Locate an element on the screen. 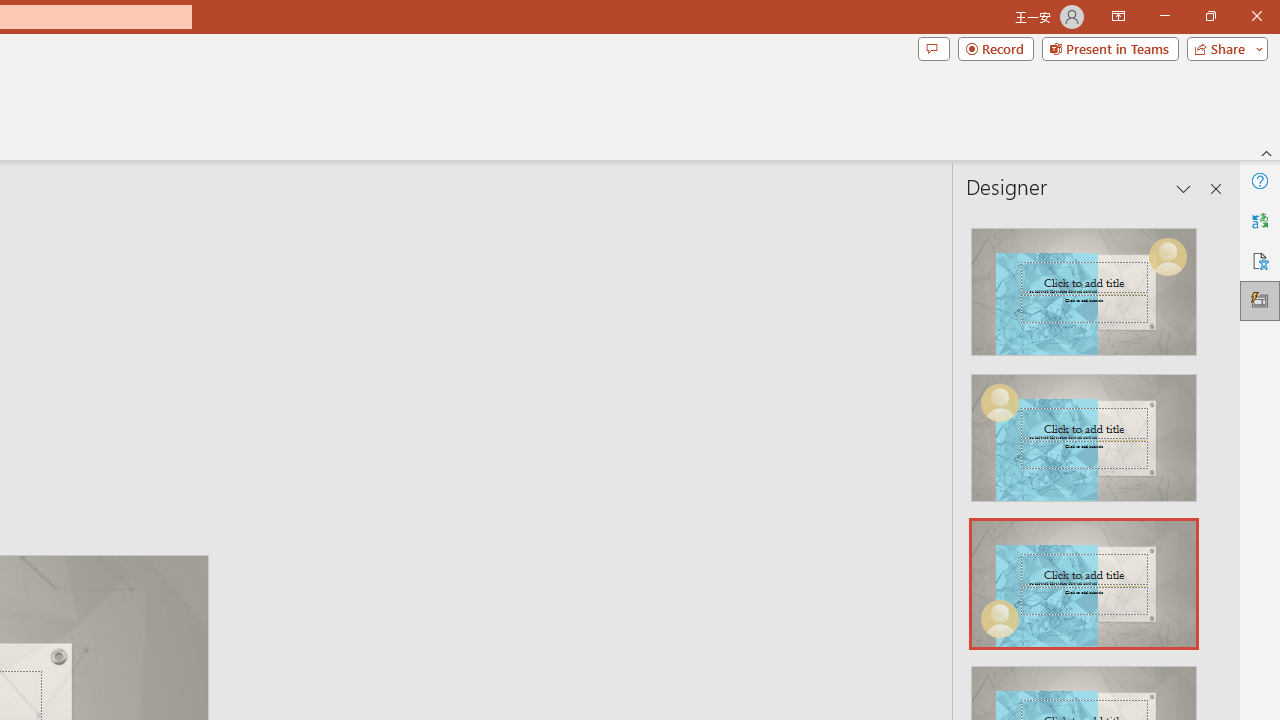  'Restore Down' is located at coordinates (1209, 16).